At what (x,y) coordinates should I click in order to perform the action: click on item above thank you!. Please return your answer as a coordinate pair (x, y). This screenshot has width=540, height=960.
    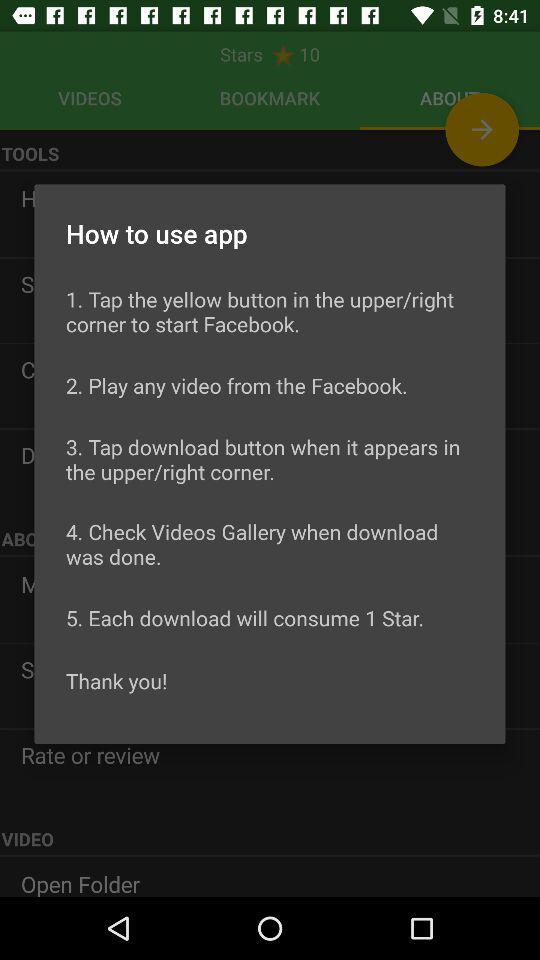
    Looking at the image, I should click on (245, 616).